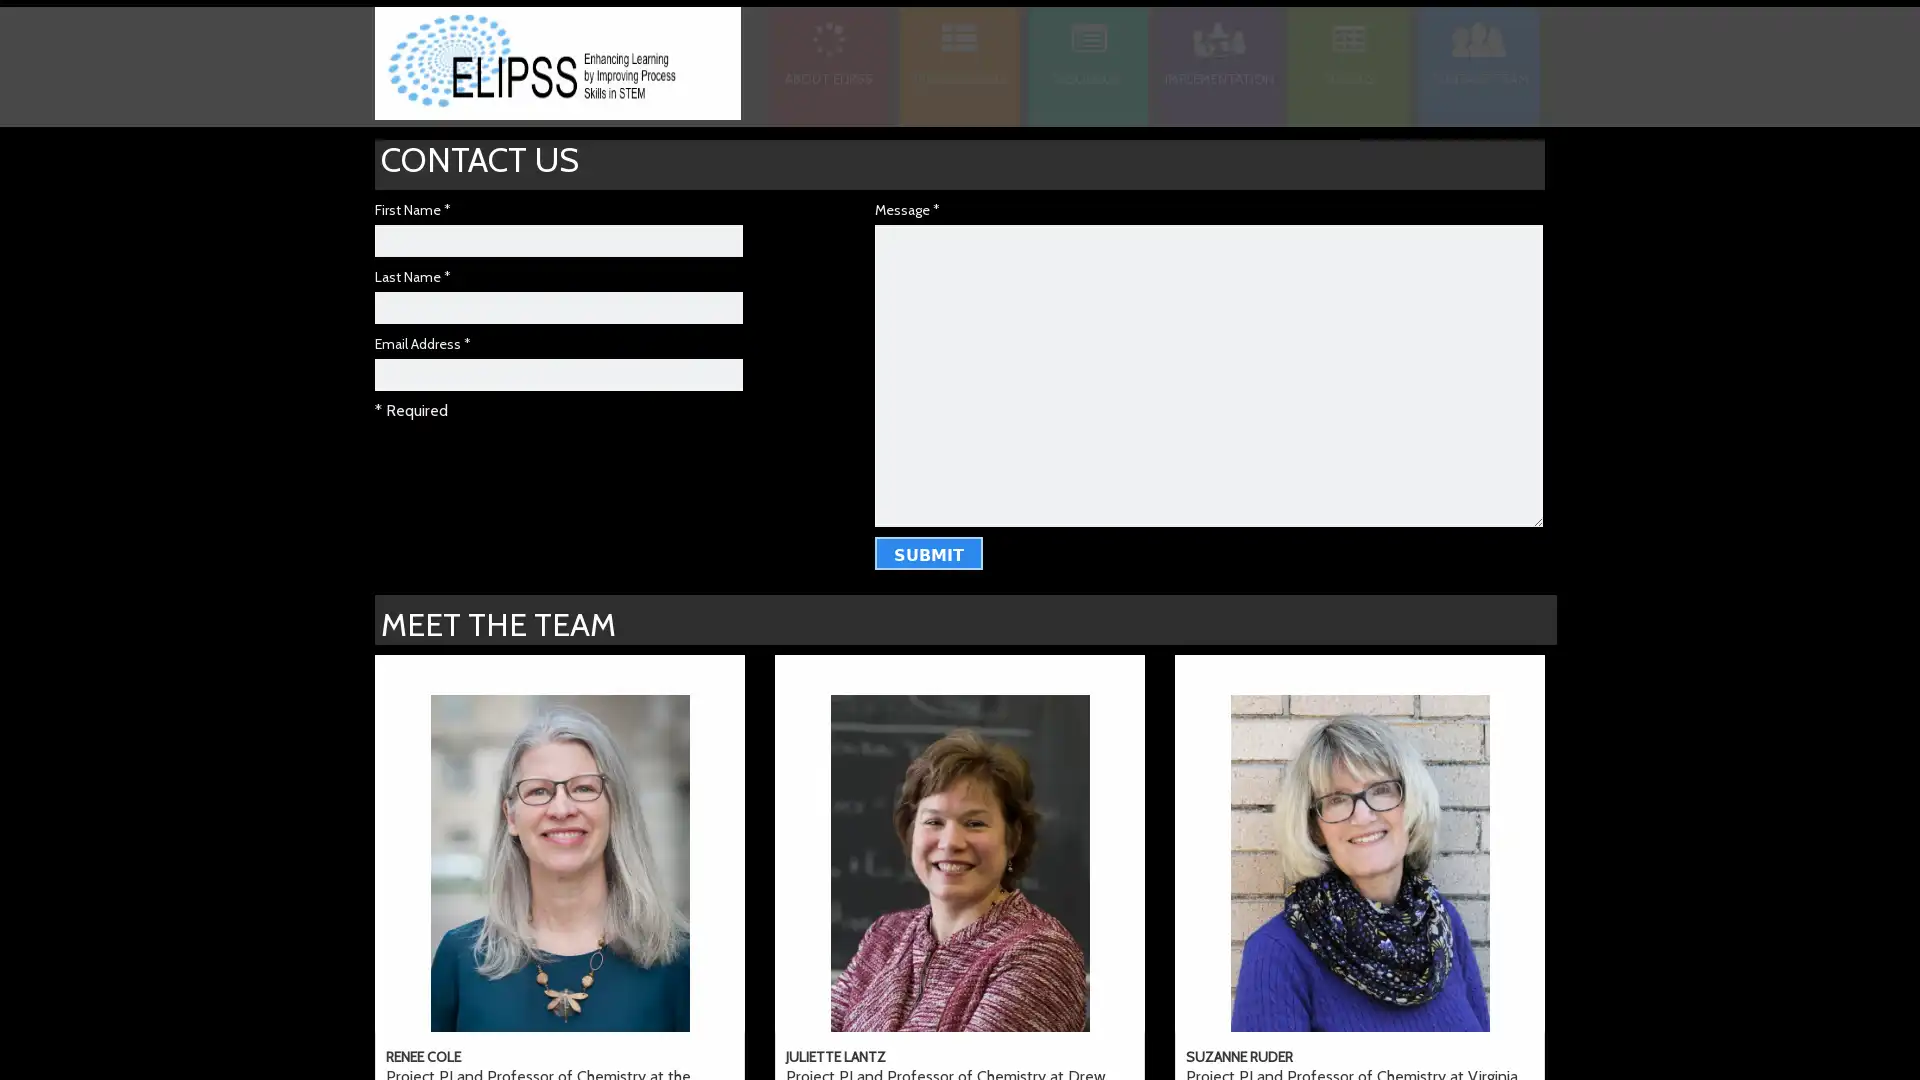 The height and width of the screenshot is (1080, 1920). Describe the element at coordinates (928, 553) in the screenshot. I see `Submit` at that location.